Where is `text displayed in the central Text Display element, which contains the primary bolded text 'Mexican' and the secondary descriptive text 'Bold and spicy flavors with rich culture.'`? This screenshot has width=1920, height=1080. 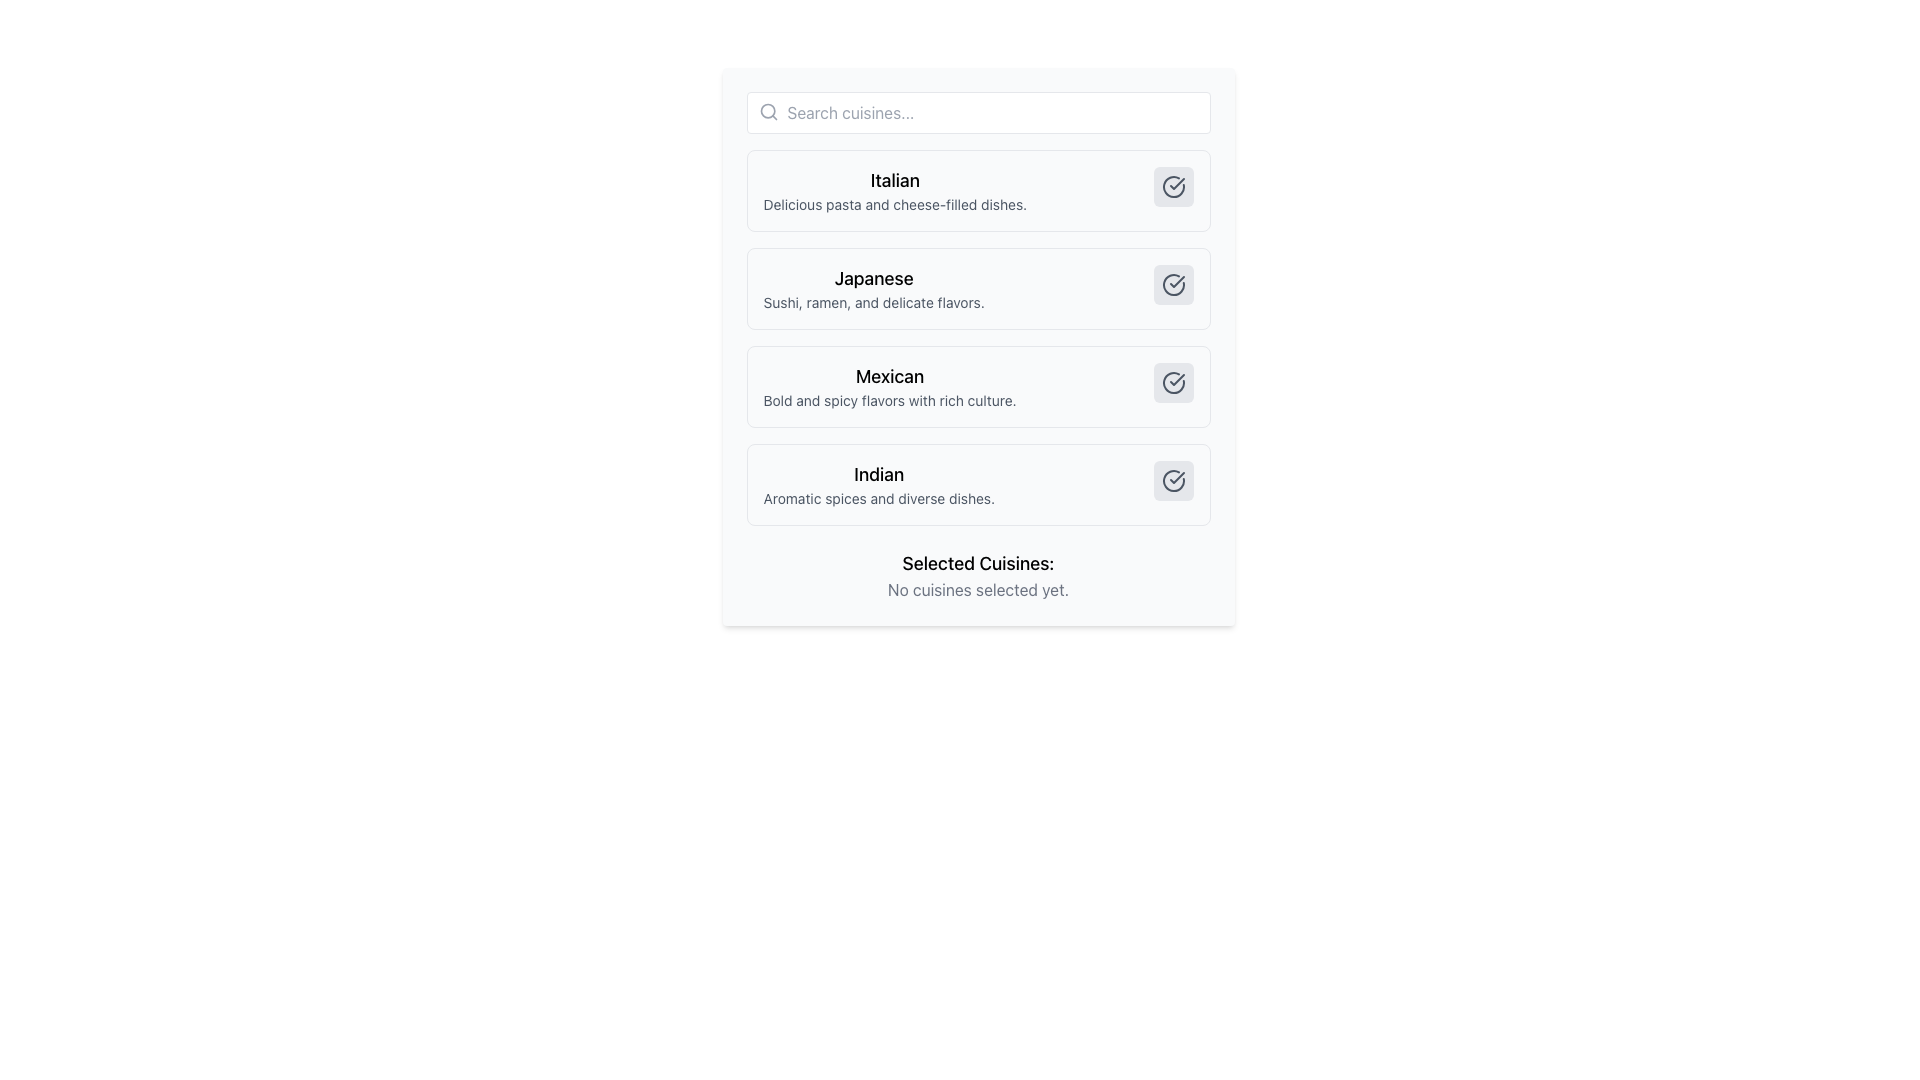 text displayed in the central Text Display element, which contains the primary bolded text 'Mexican' and the secondary descriptive text 'Bold and spicy flavors with rich culture.' is located at coordinates (889, 386).